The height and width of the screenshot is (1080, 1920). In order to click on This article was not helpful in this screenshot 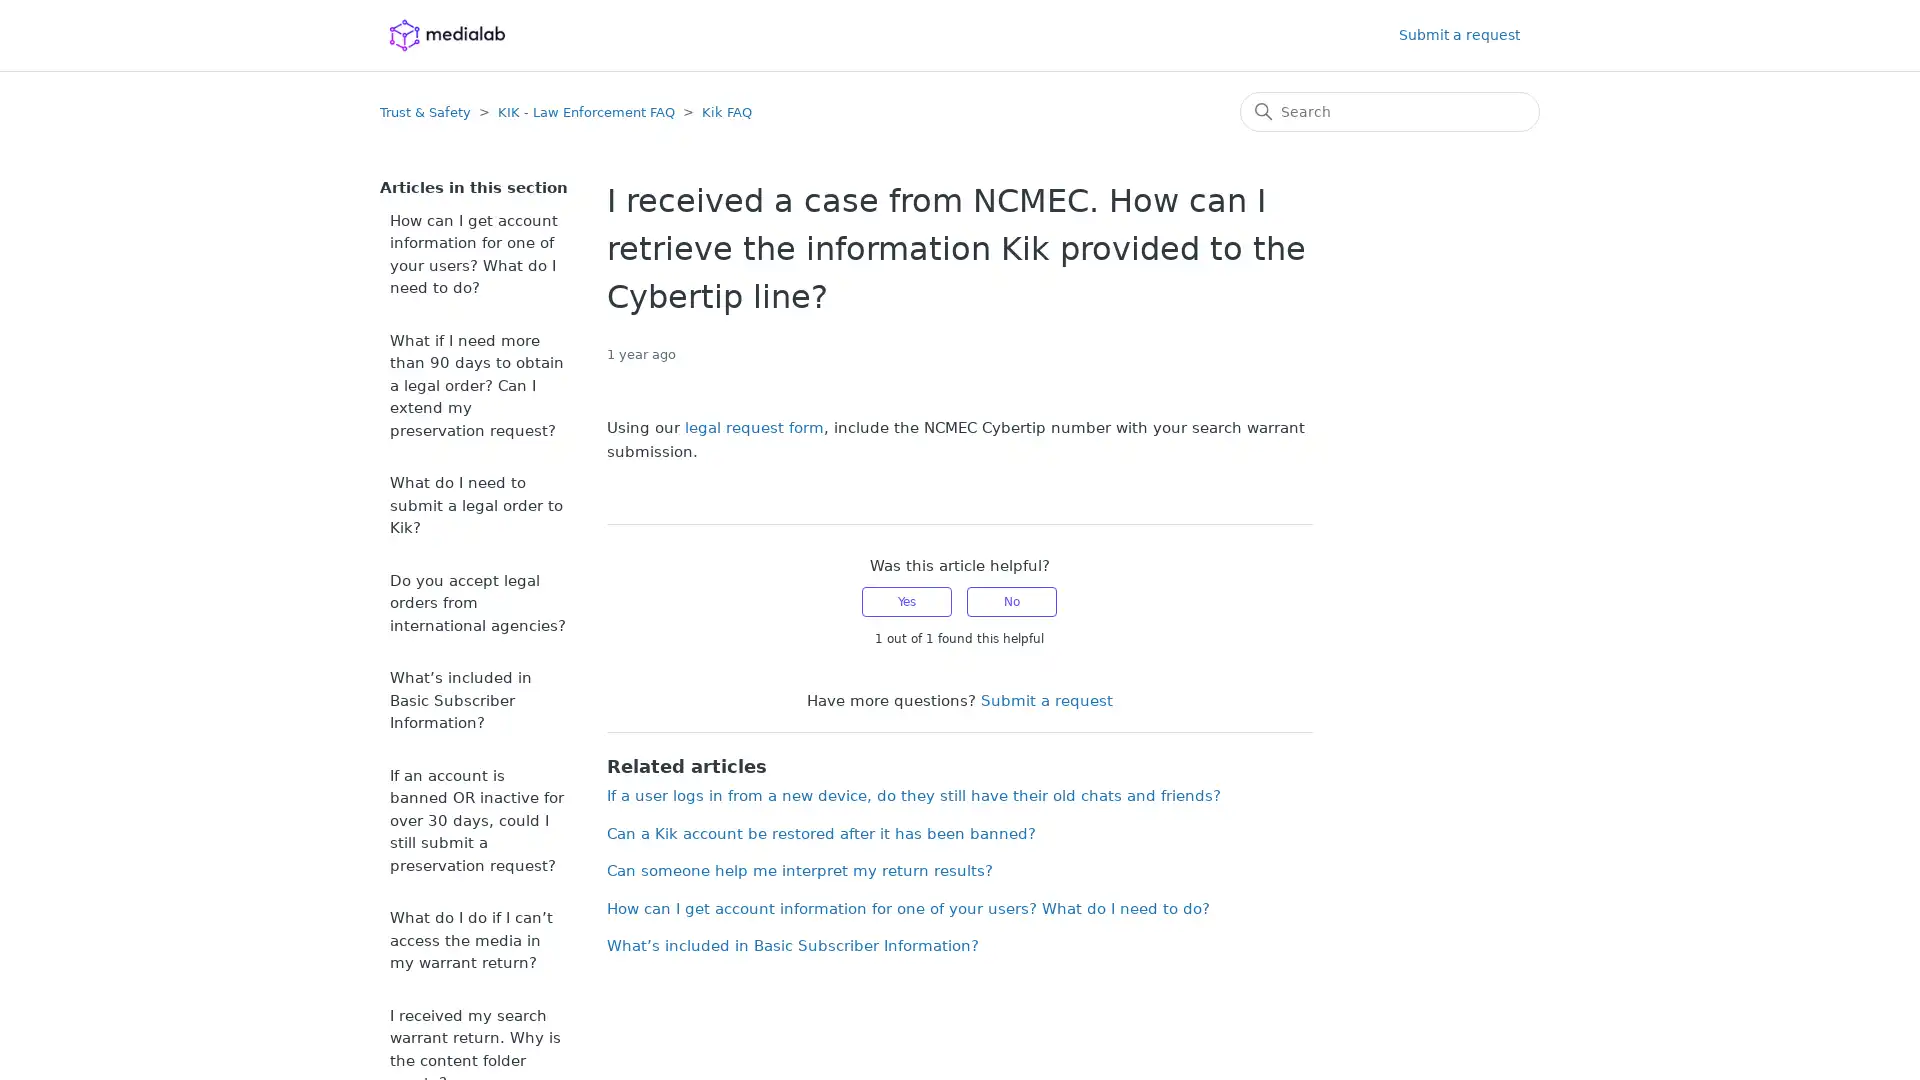, I will do `click(1012, 600)`.